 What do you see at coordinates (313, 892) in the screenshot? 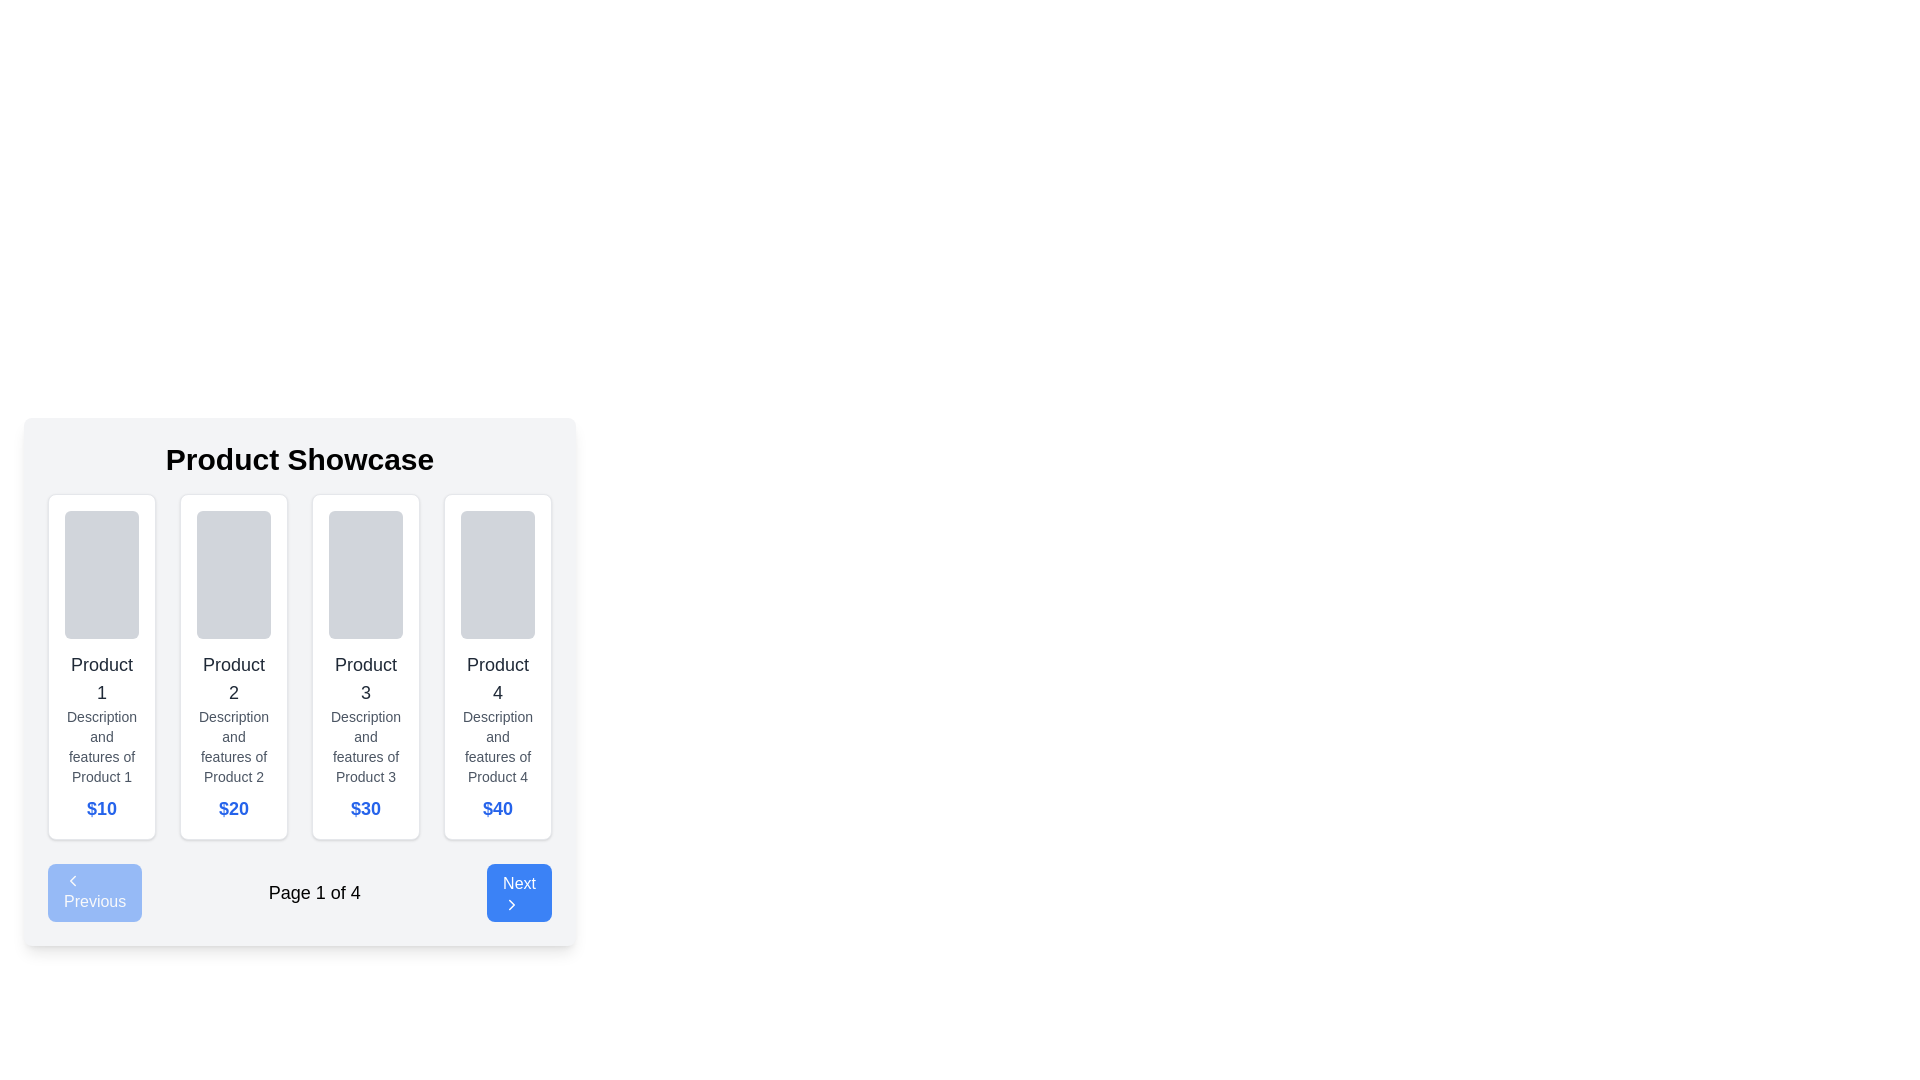
I see `the informational text block that indicates the current page and total page count in the pagination control, which is centrally placed between the 'Previous' and 'Next' buttons` at bounding box center [313, 892].